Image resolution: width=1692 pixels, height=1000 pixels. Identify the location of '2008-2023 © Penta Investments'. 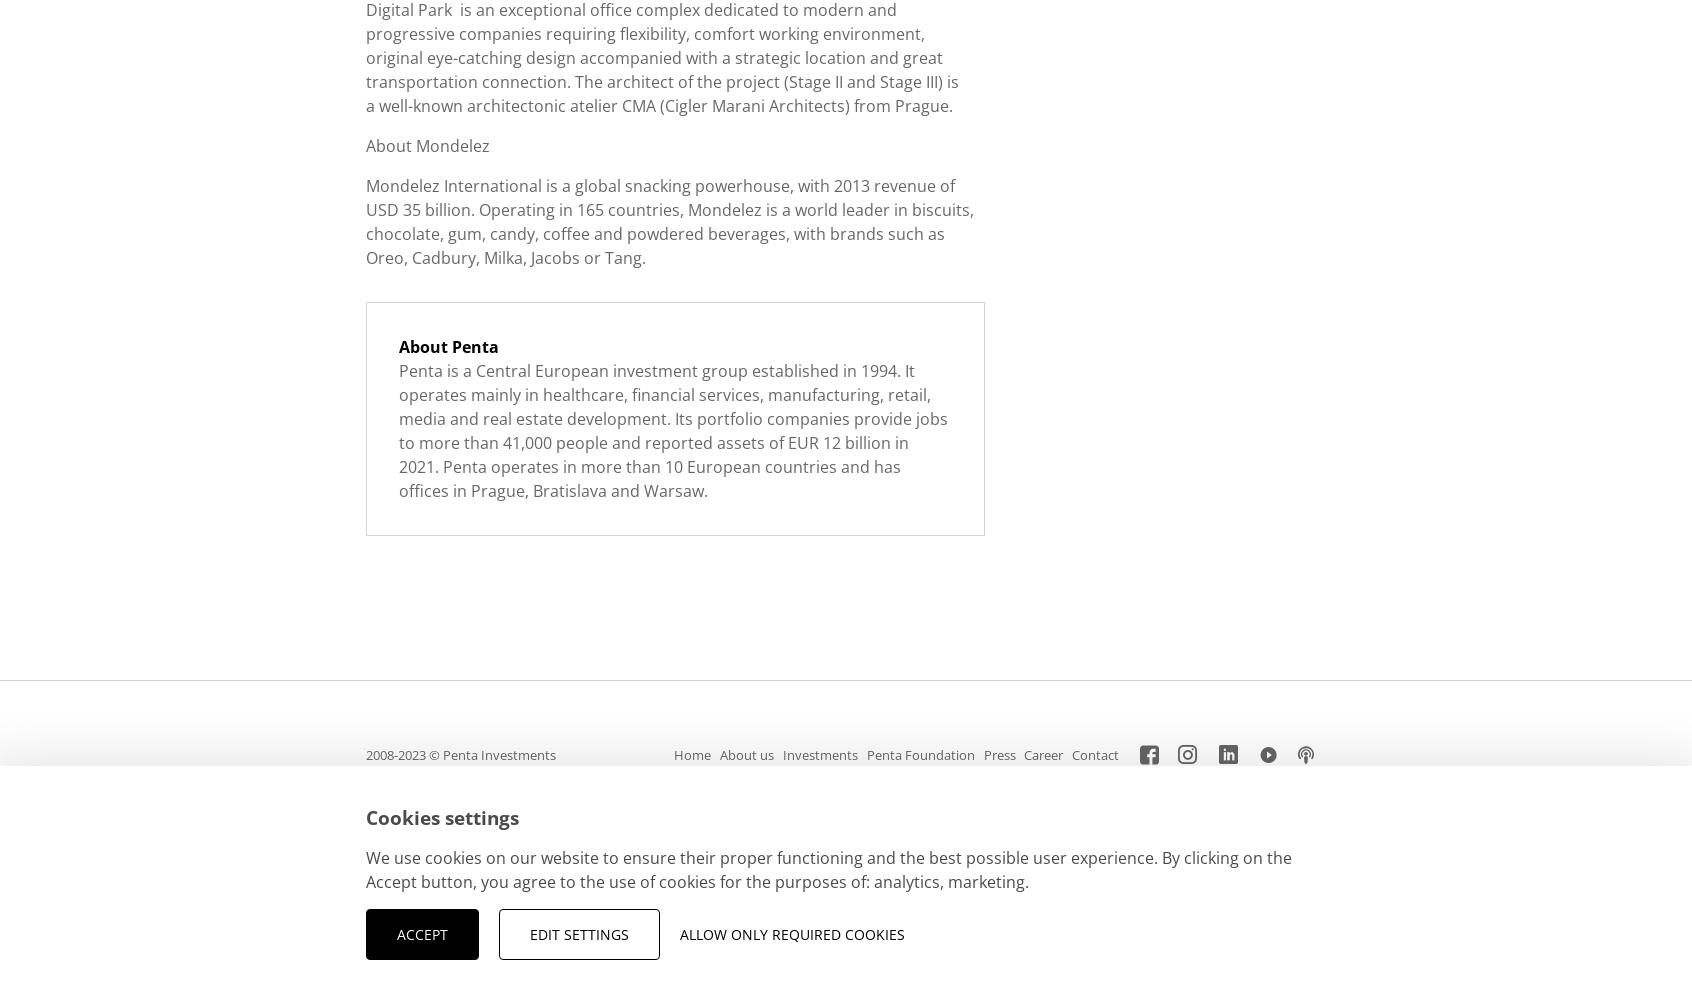
(460, 755).